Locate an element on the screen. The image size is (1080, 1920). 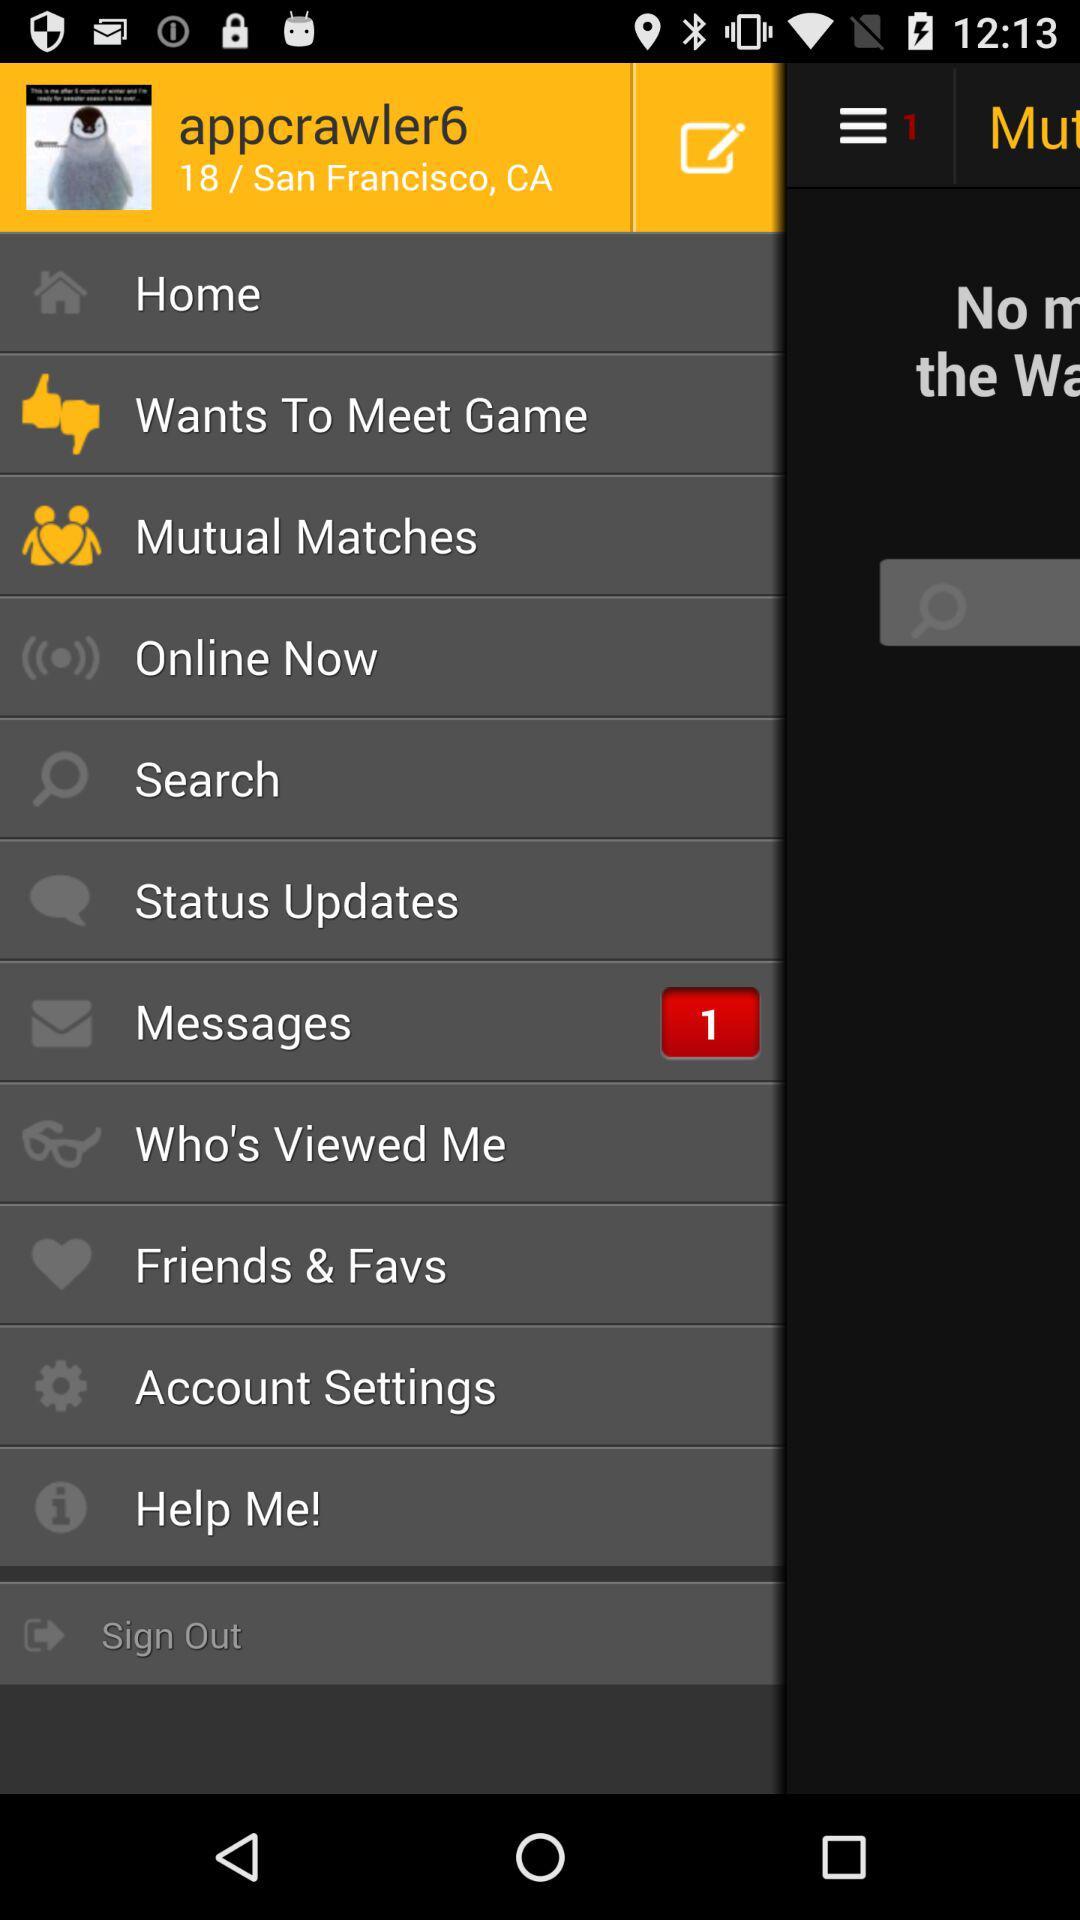
search button is located at coordinates (938, 609).